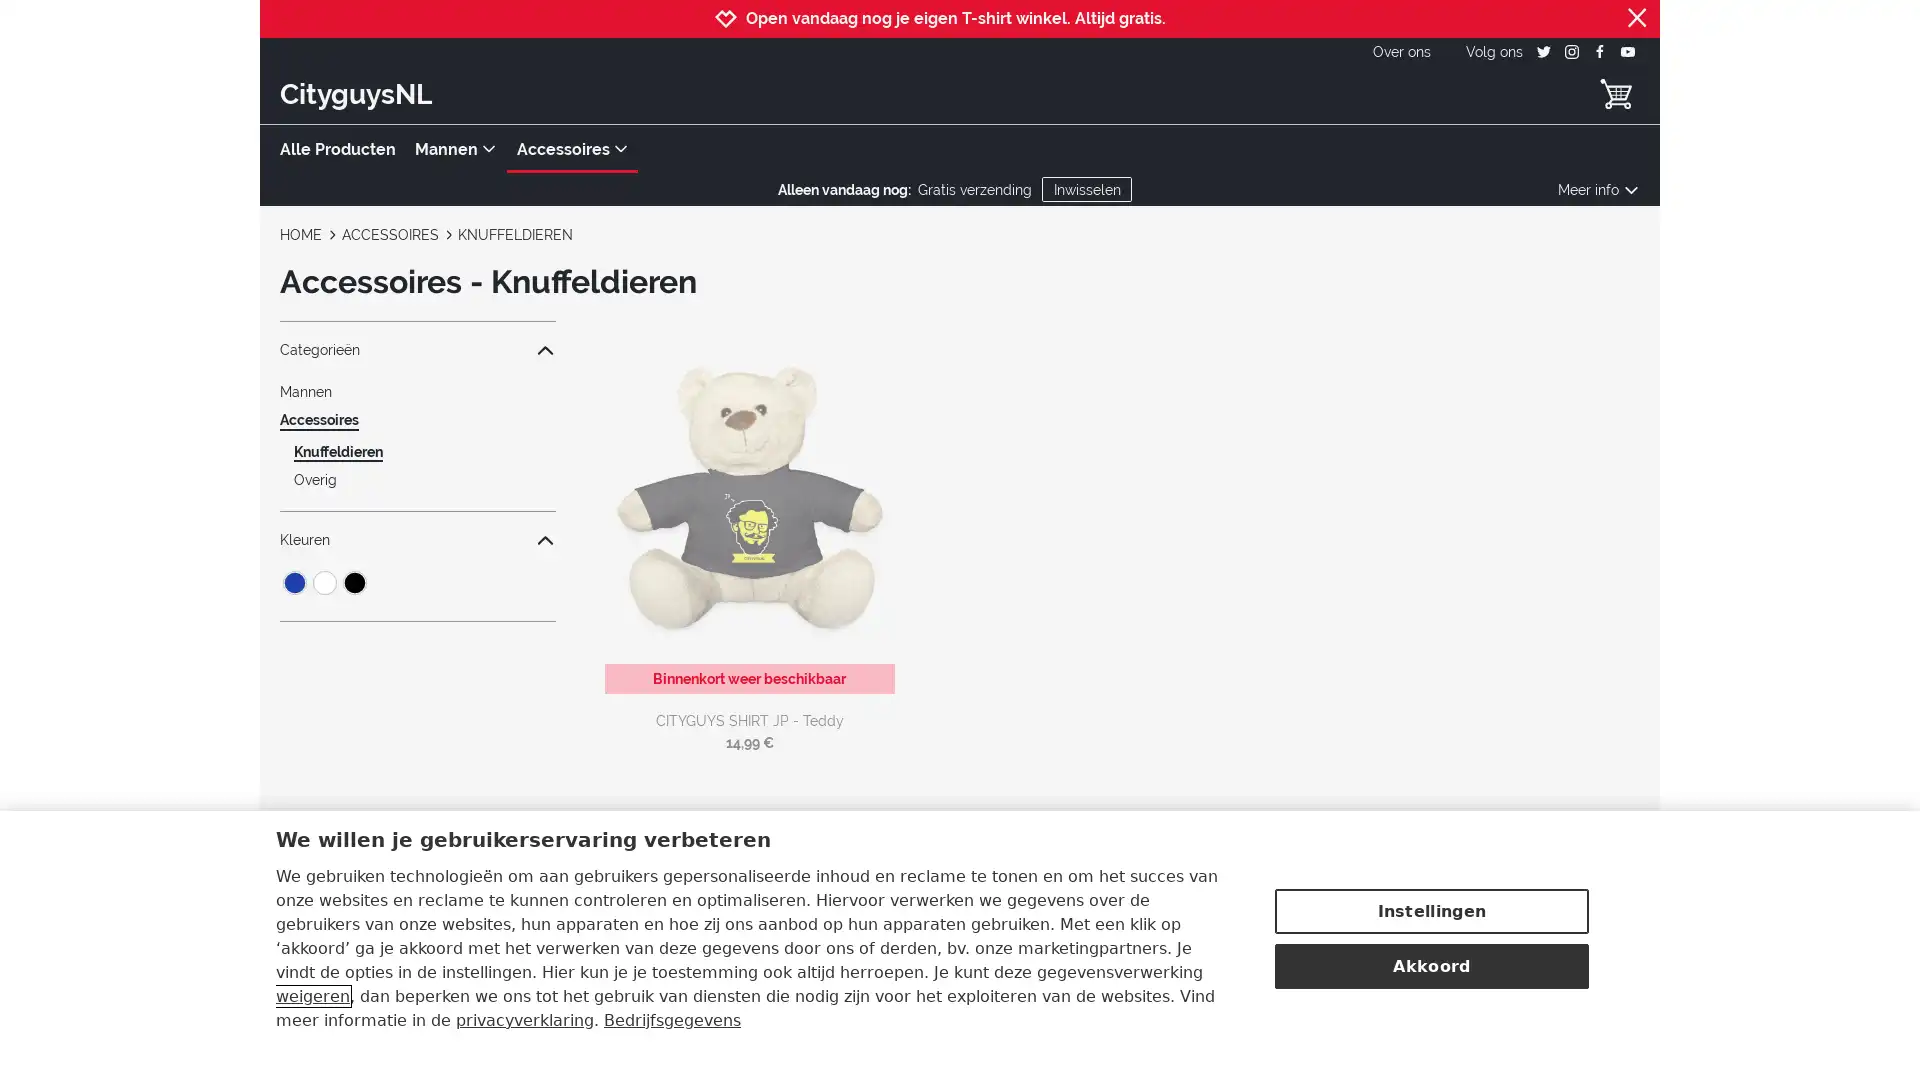 The height and width of the screenshot is (1080, 1920). Describe the element at coordinates (1430, 909) in the screenshot. I see `Instellingen` at that location.